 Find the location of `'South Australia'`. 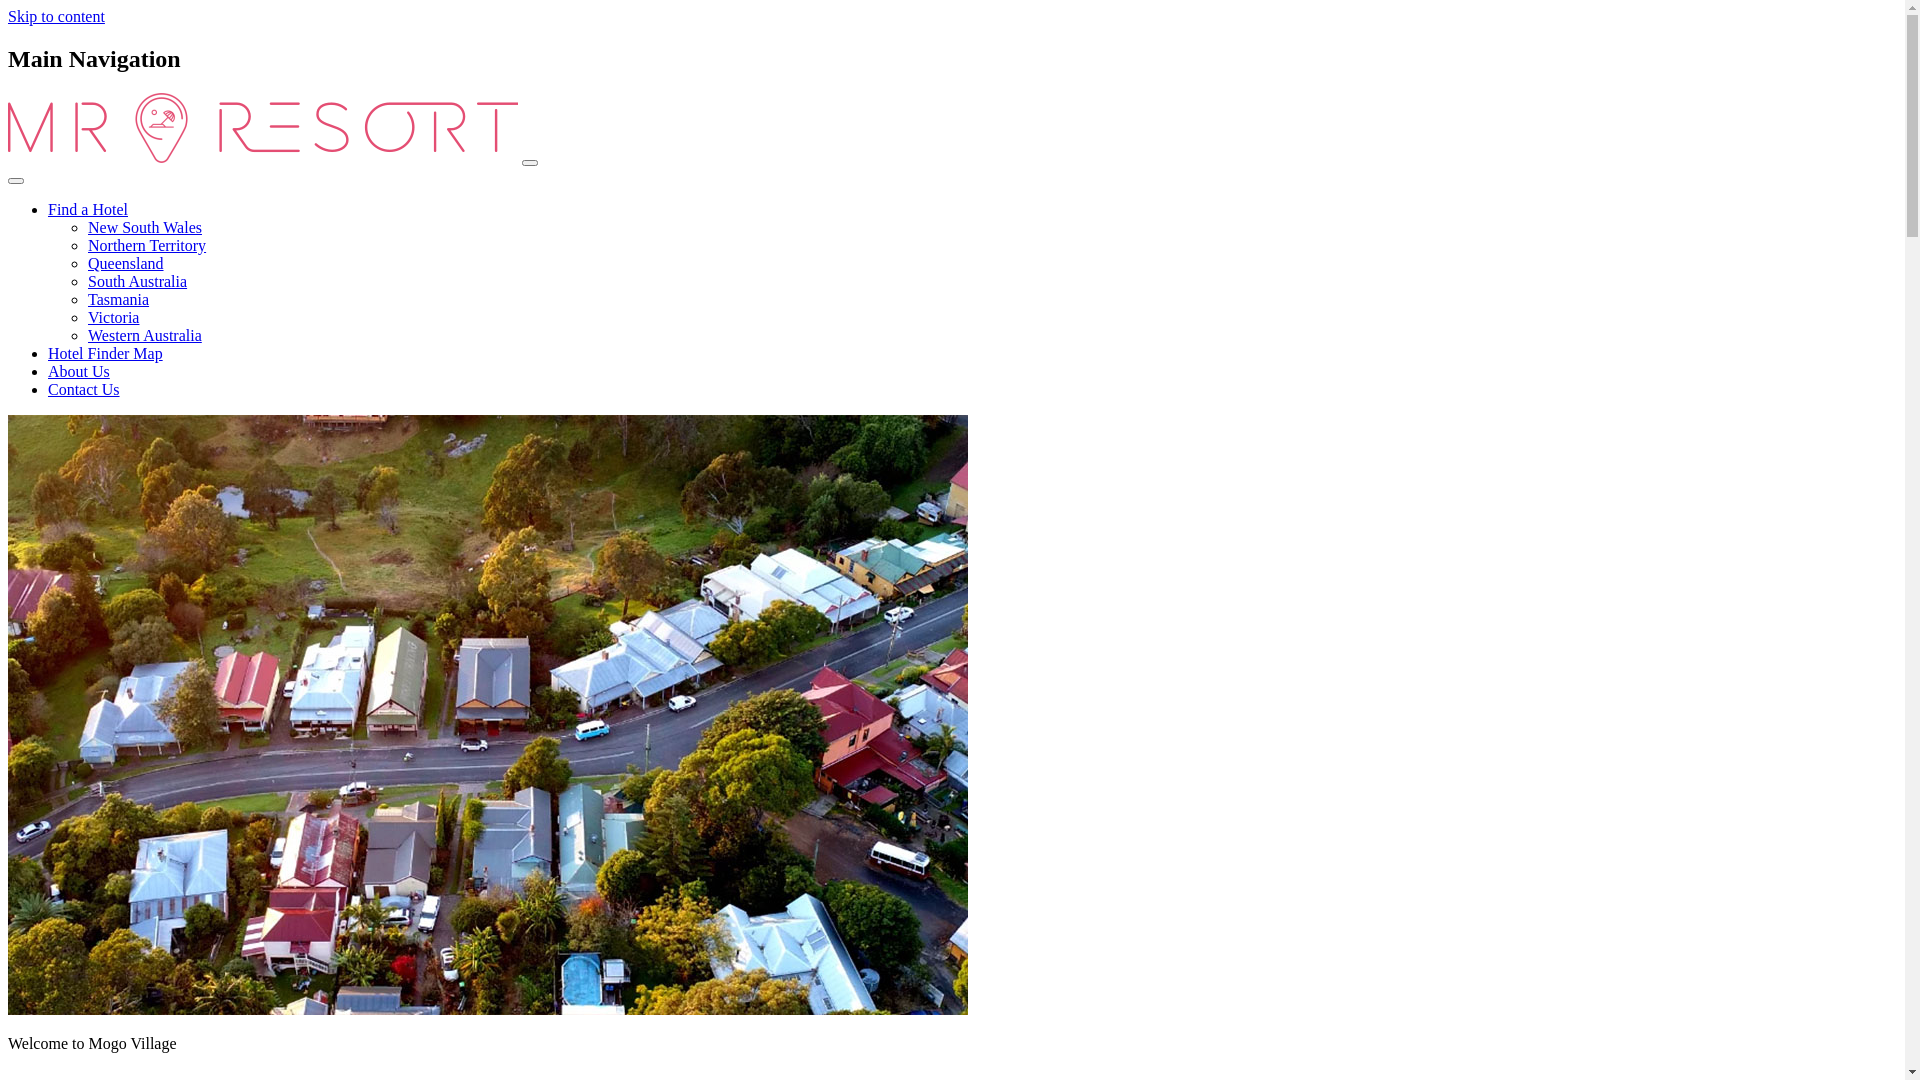

'South Australia' is located at coordinates (136, 281).